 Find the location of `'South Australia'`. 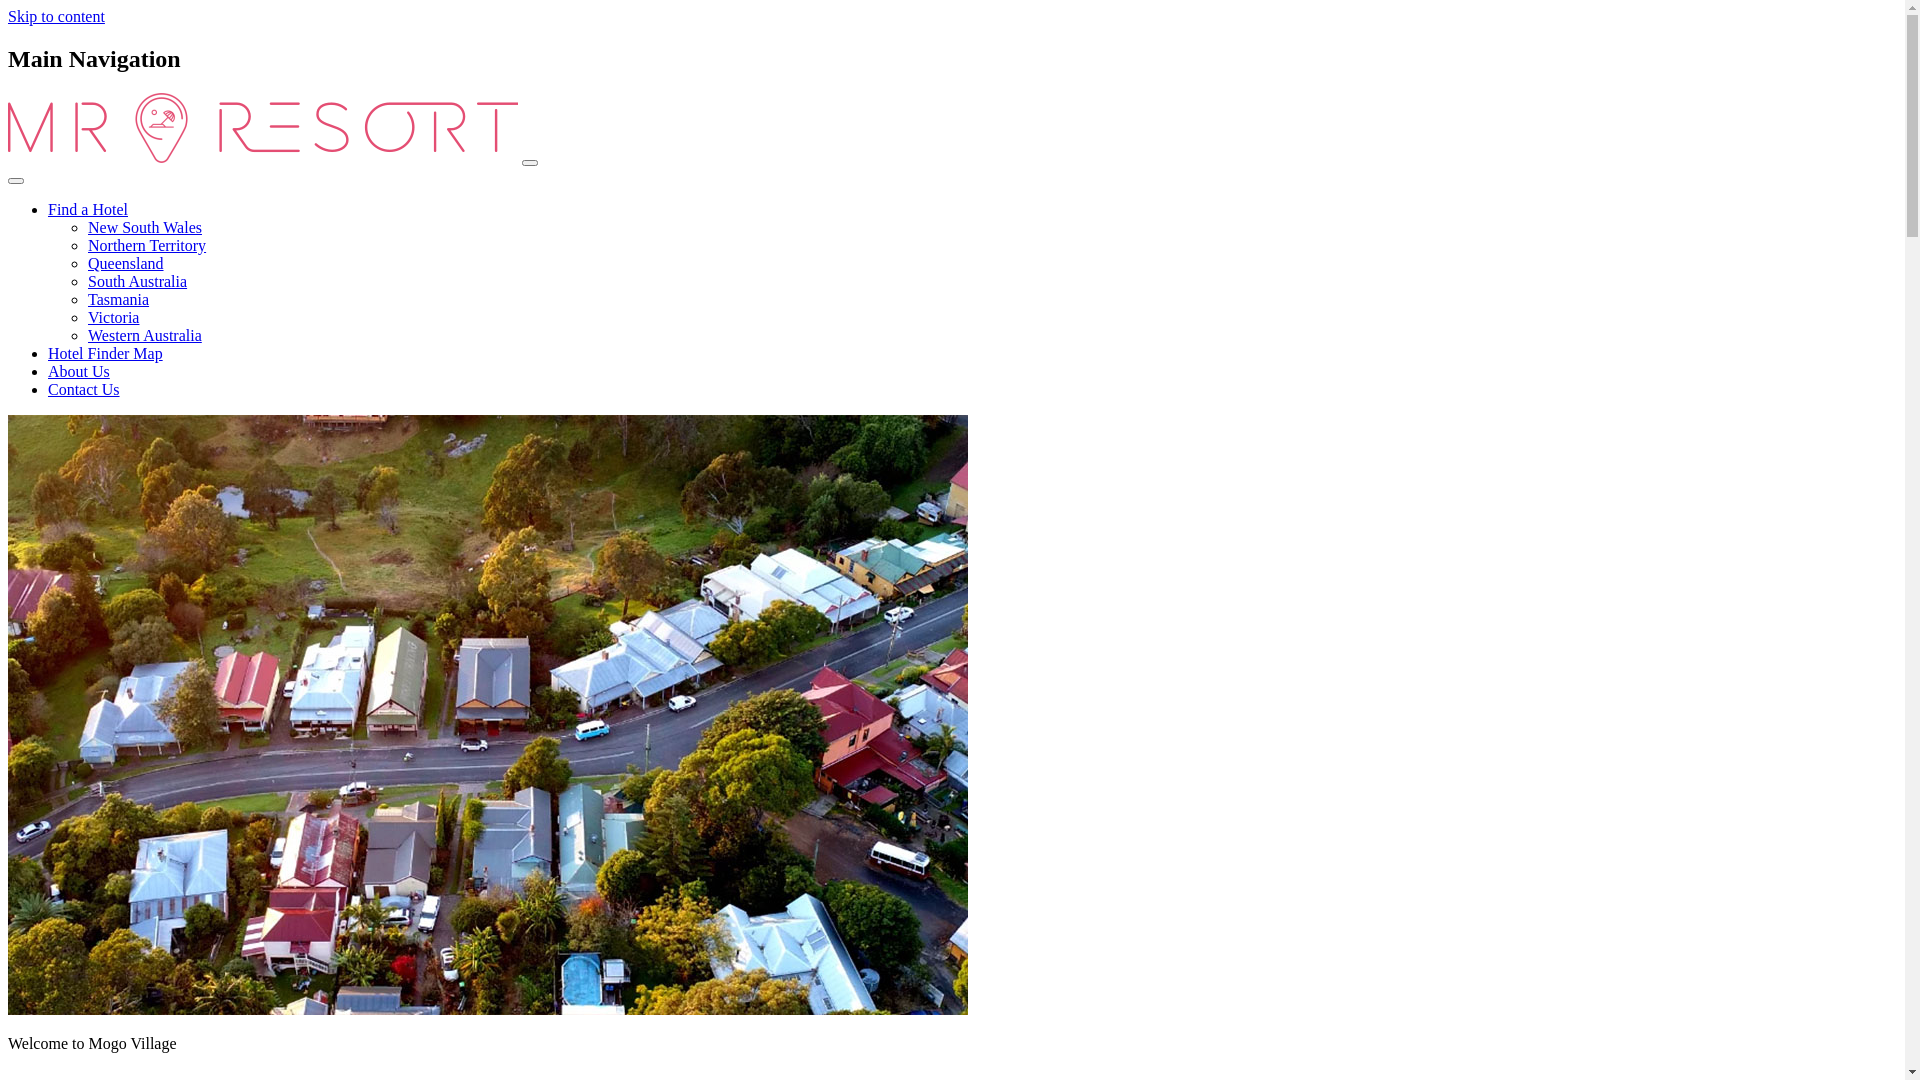

'South Australia' is located at coordinates (136, 281).